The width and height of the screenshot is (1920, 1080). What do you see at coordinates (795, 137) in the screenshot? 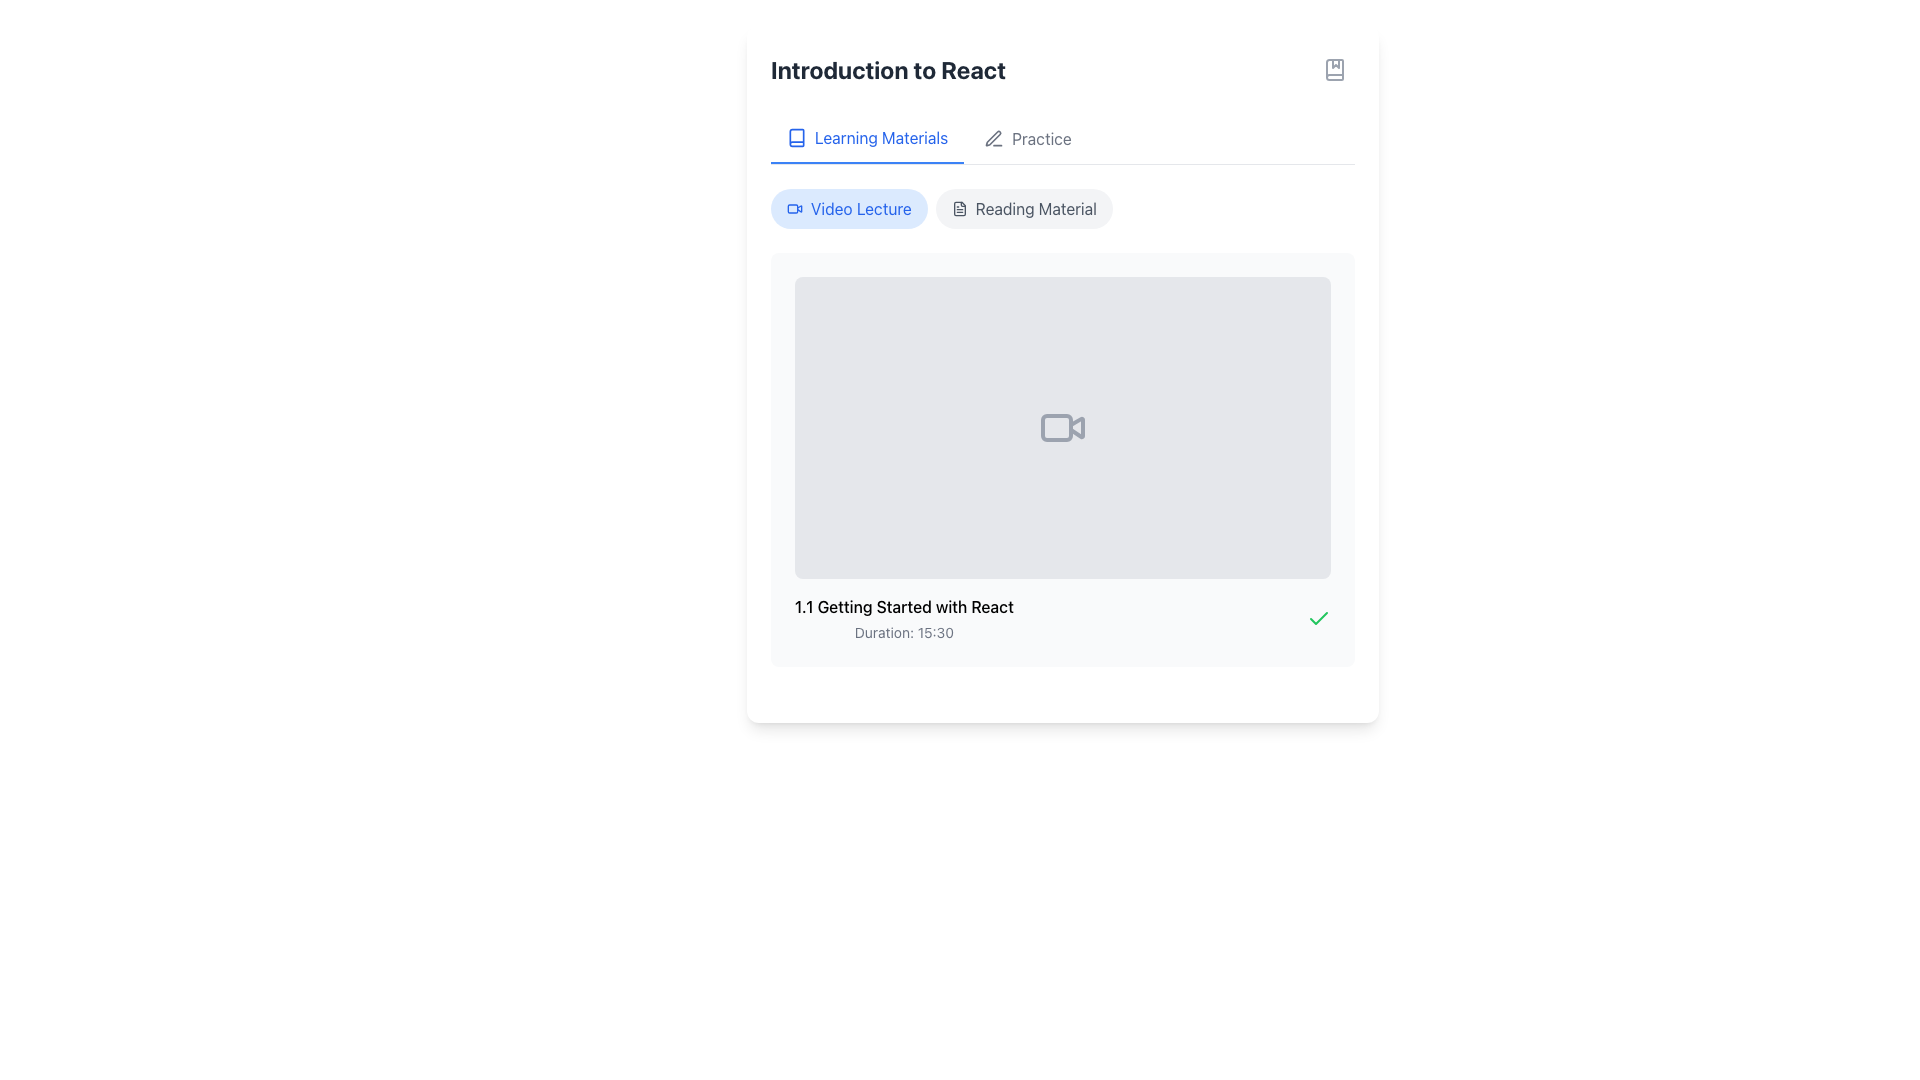
I see `the 'Learning Materials' SVG Icon located to the left of the 'Learning Materials' tab label in the navigation section` at bounding box center [795, 137].